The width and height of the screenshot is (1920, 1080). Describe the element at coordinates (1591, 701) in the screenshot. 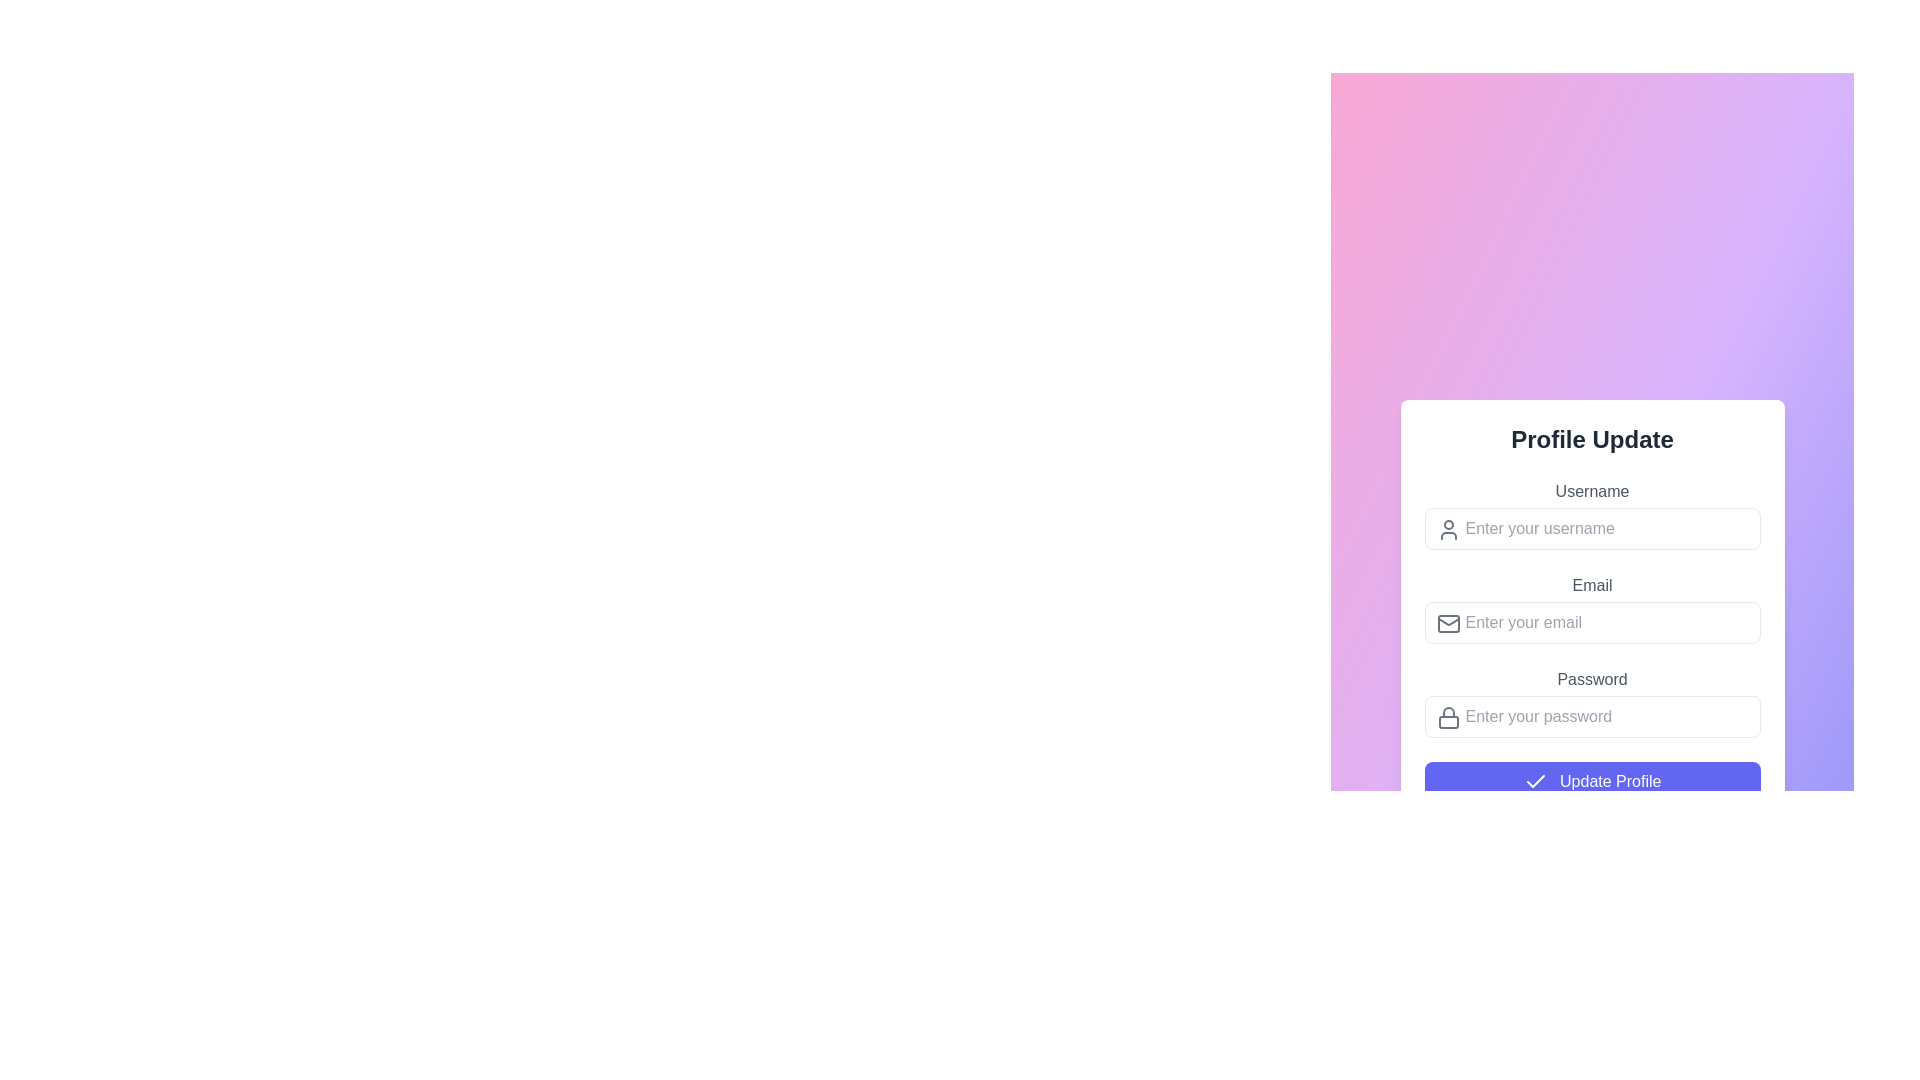

I see `the Password Input Field located within the 'Profile Update' form` at that location.